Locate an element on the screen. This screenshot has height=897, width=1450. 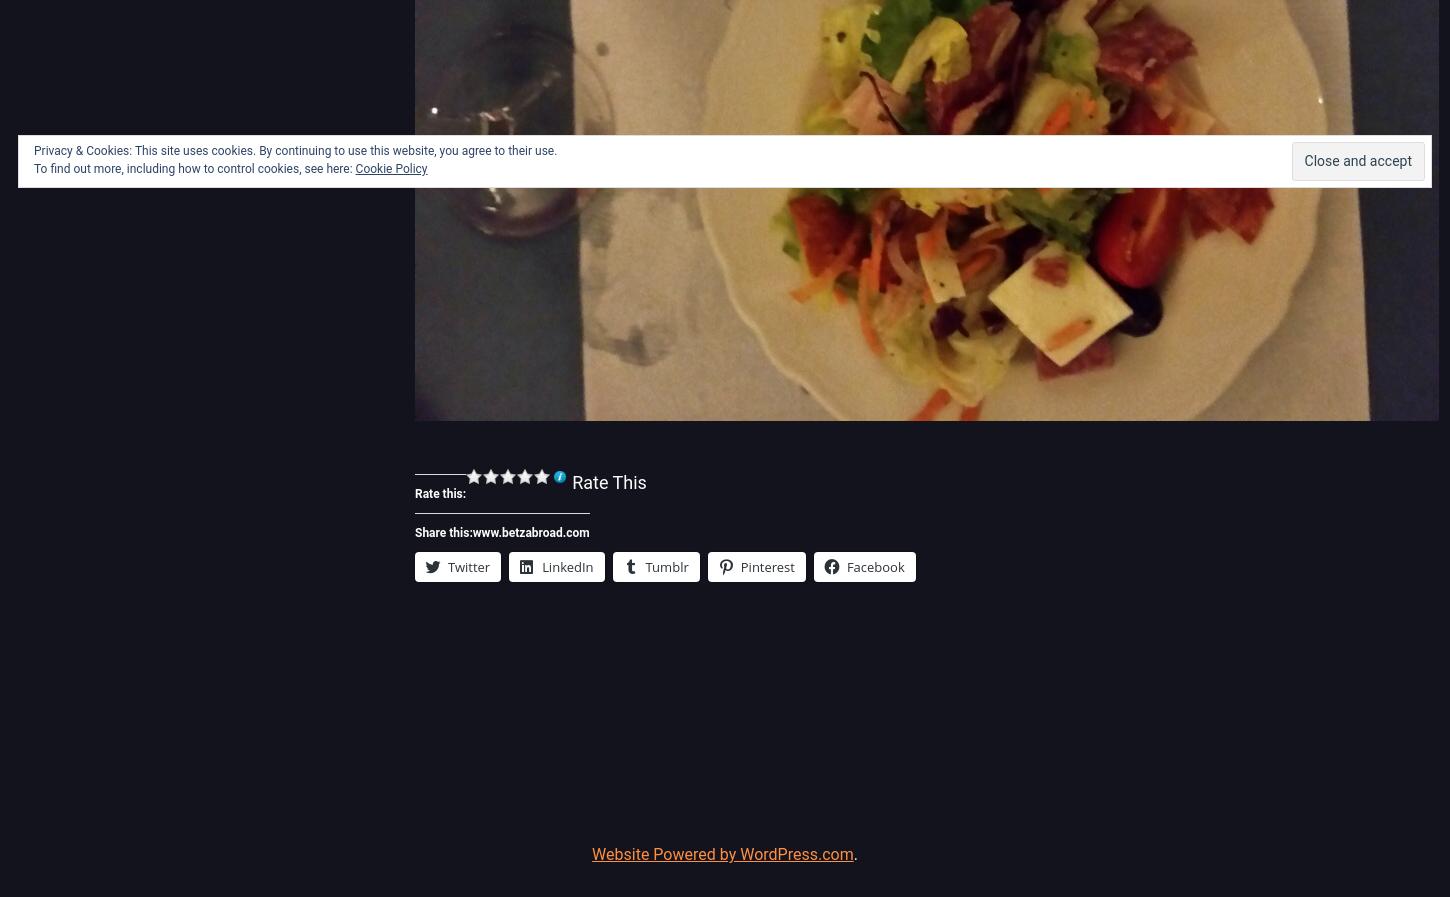
'Pinterest' is located at coordinates (767, 566).